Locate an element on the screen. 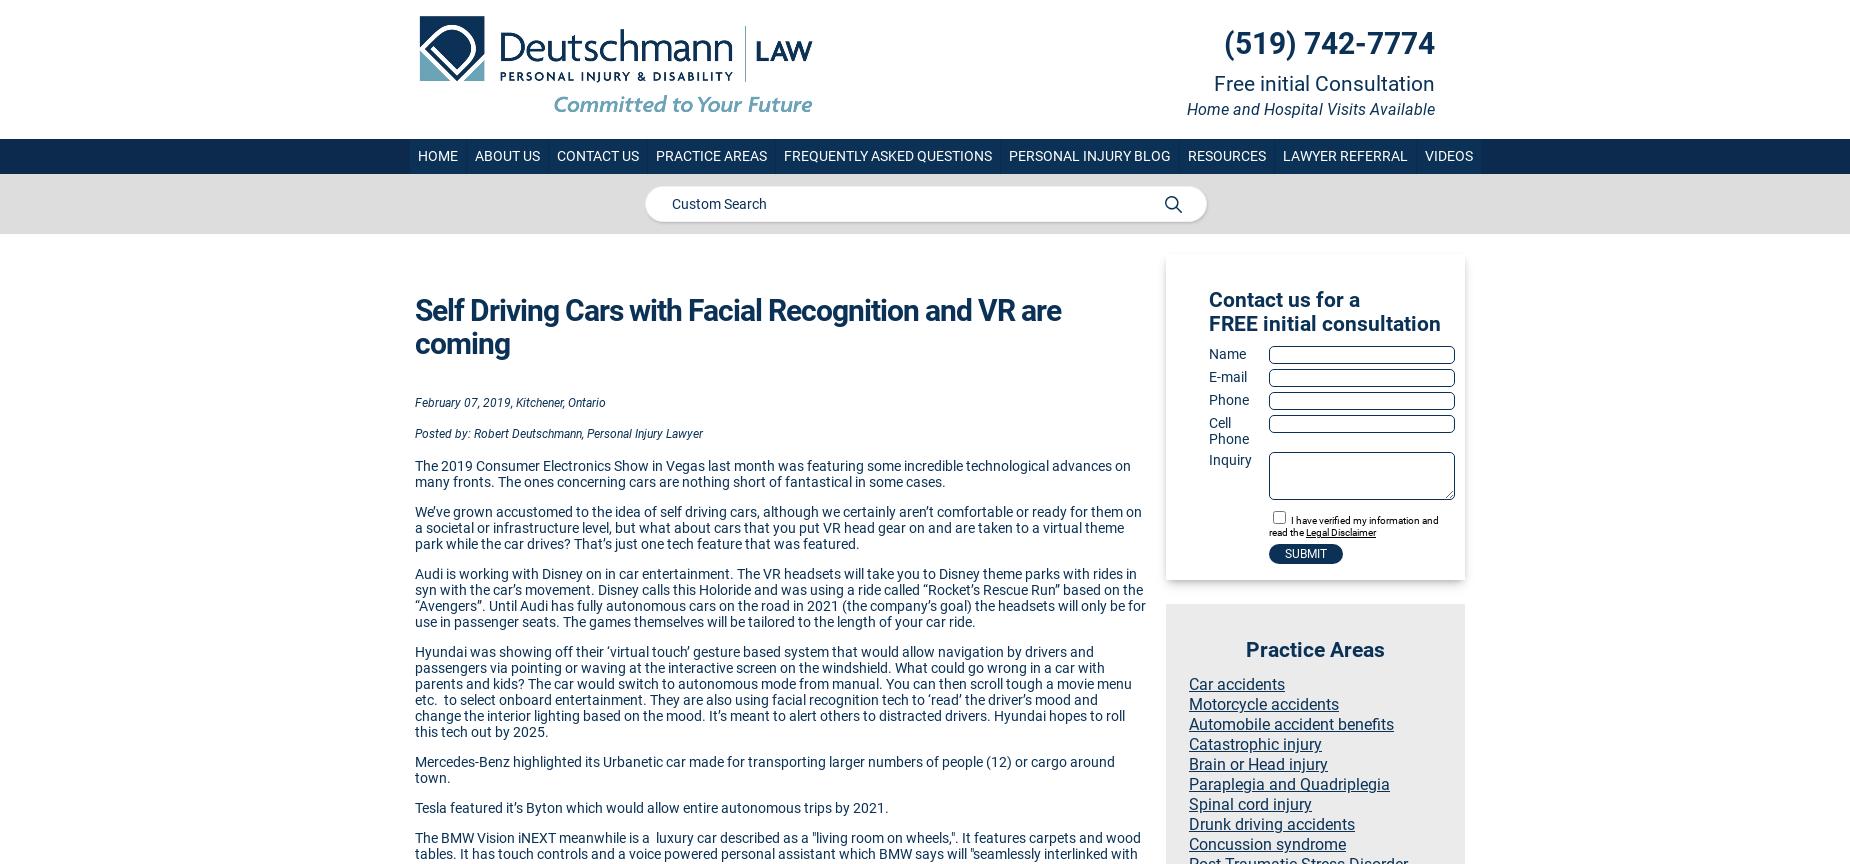 This screenshot has width=1850, height=864. 'Paraplegia and Quadriplegia' is located at coordinates (1288, 783).